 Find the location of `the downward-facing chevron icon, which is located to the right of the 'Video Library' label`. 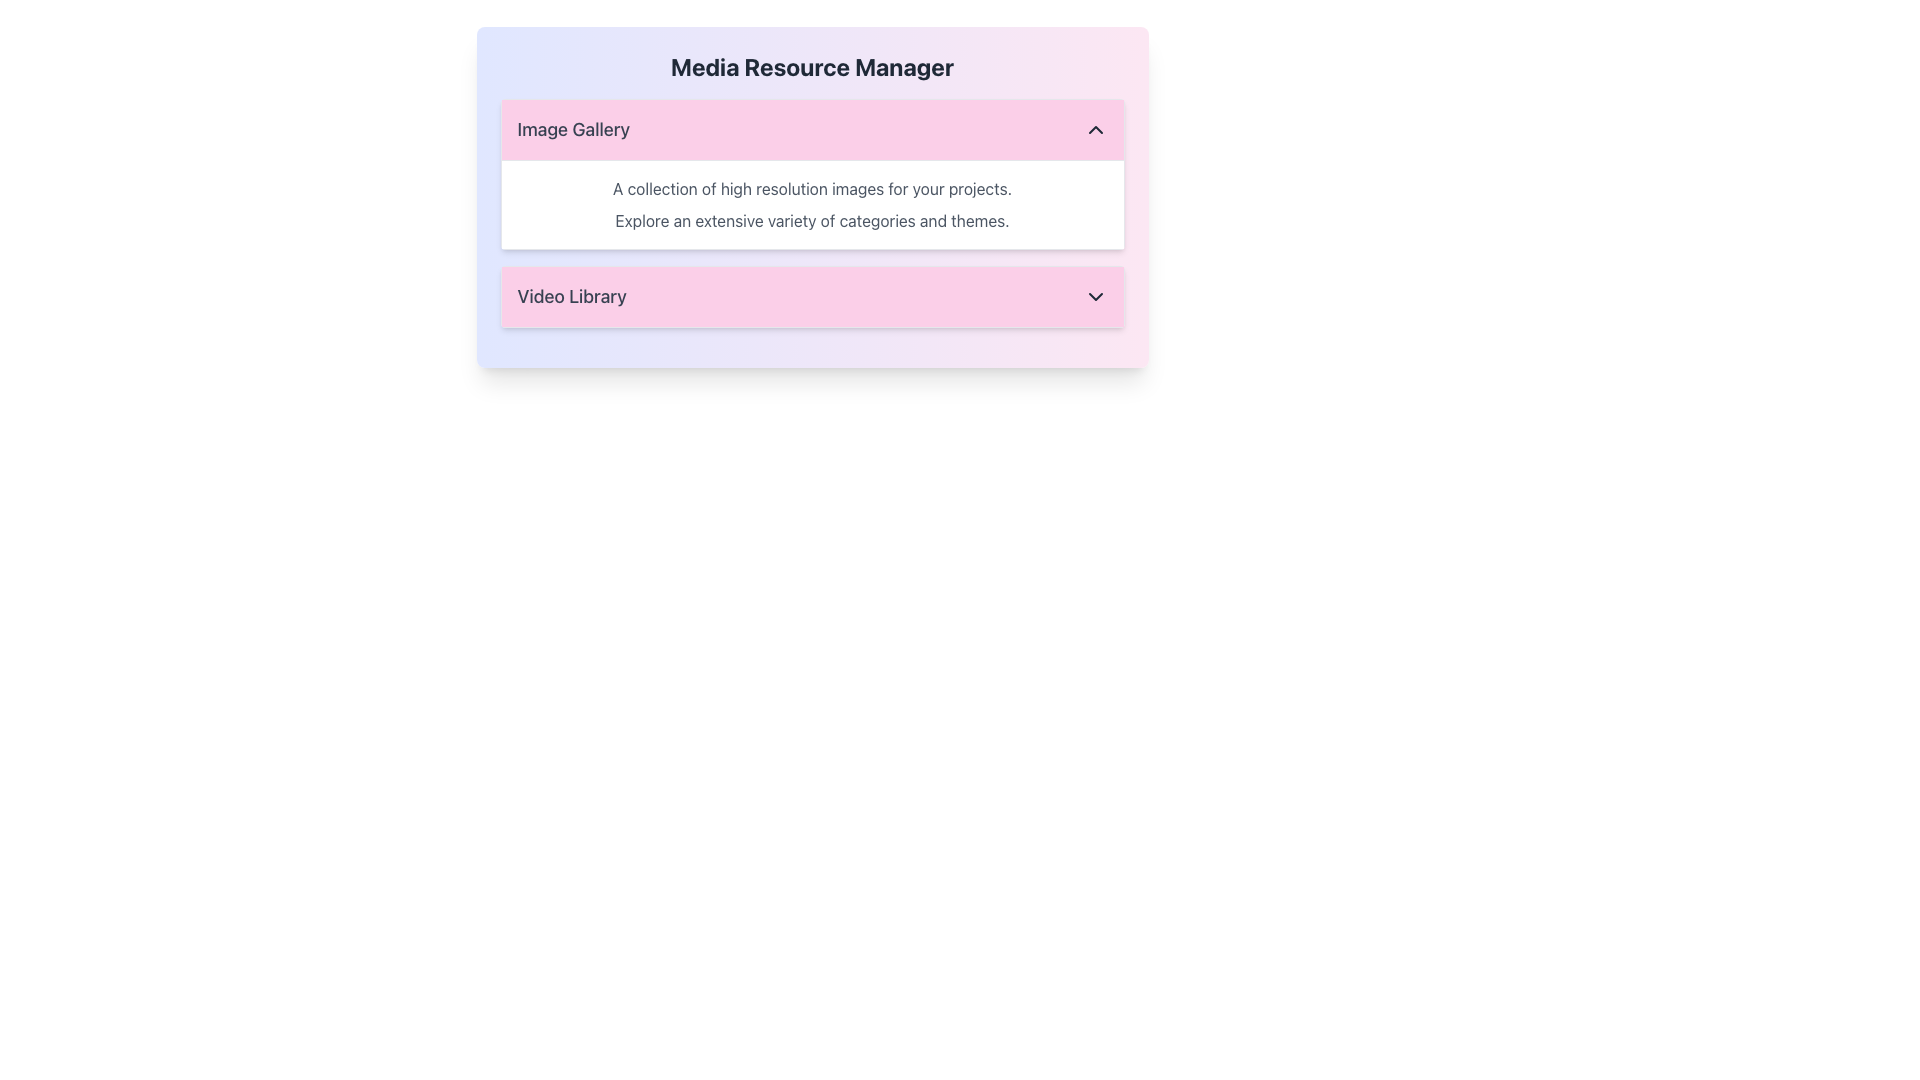

the downward-facing chevron icon, which is located to the right of the 'Video Library' label is located at coordinates (1094, 297).